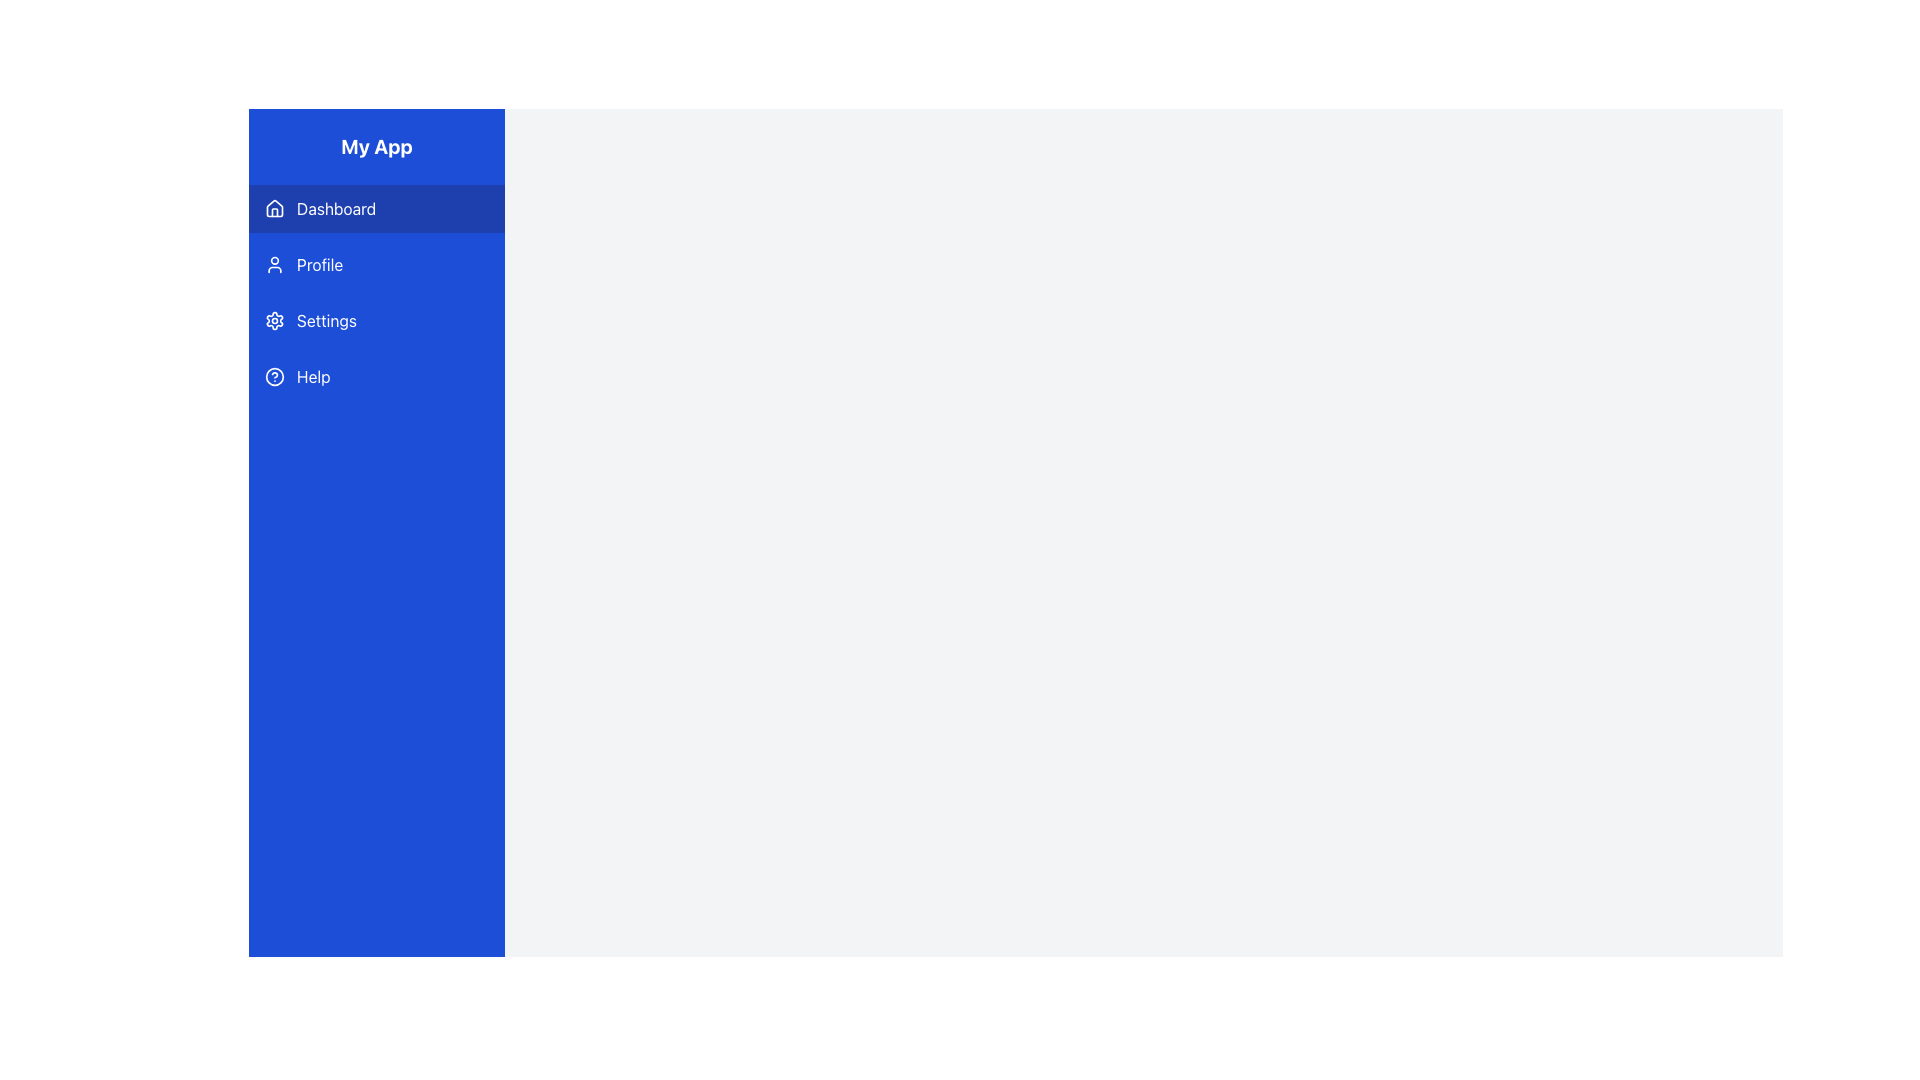 This screenshot has width=1920, height=1080. What do you see at coordinates (377, 377) in the screenshot?
I see `the help button located in the vertical navigation menu, which is the fourth entry below 'Settings'` at bounding box center [377, 377].